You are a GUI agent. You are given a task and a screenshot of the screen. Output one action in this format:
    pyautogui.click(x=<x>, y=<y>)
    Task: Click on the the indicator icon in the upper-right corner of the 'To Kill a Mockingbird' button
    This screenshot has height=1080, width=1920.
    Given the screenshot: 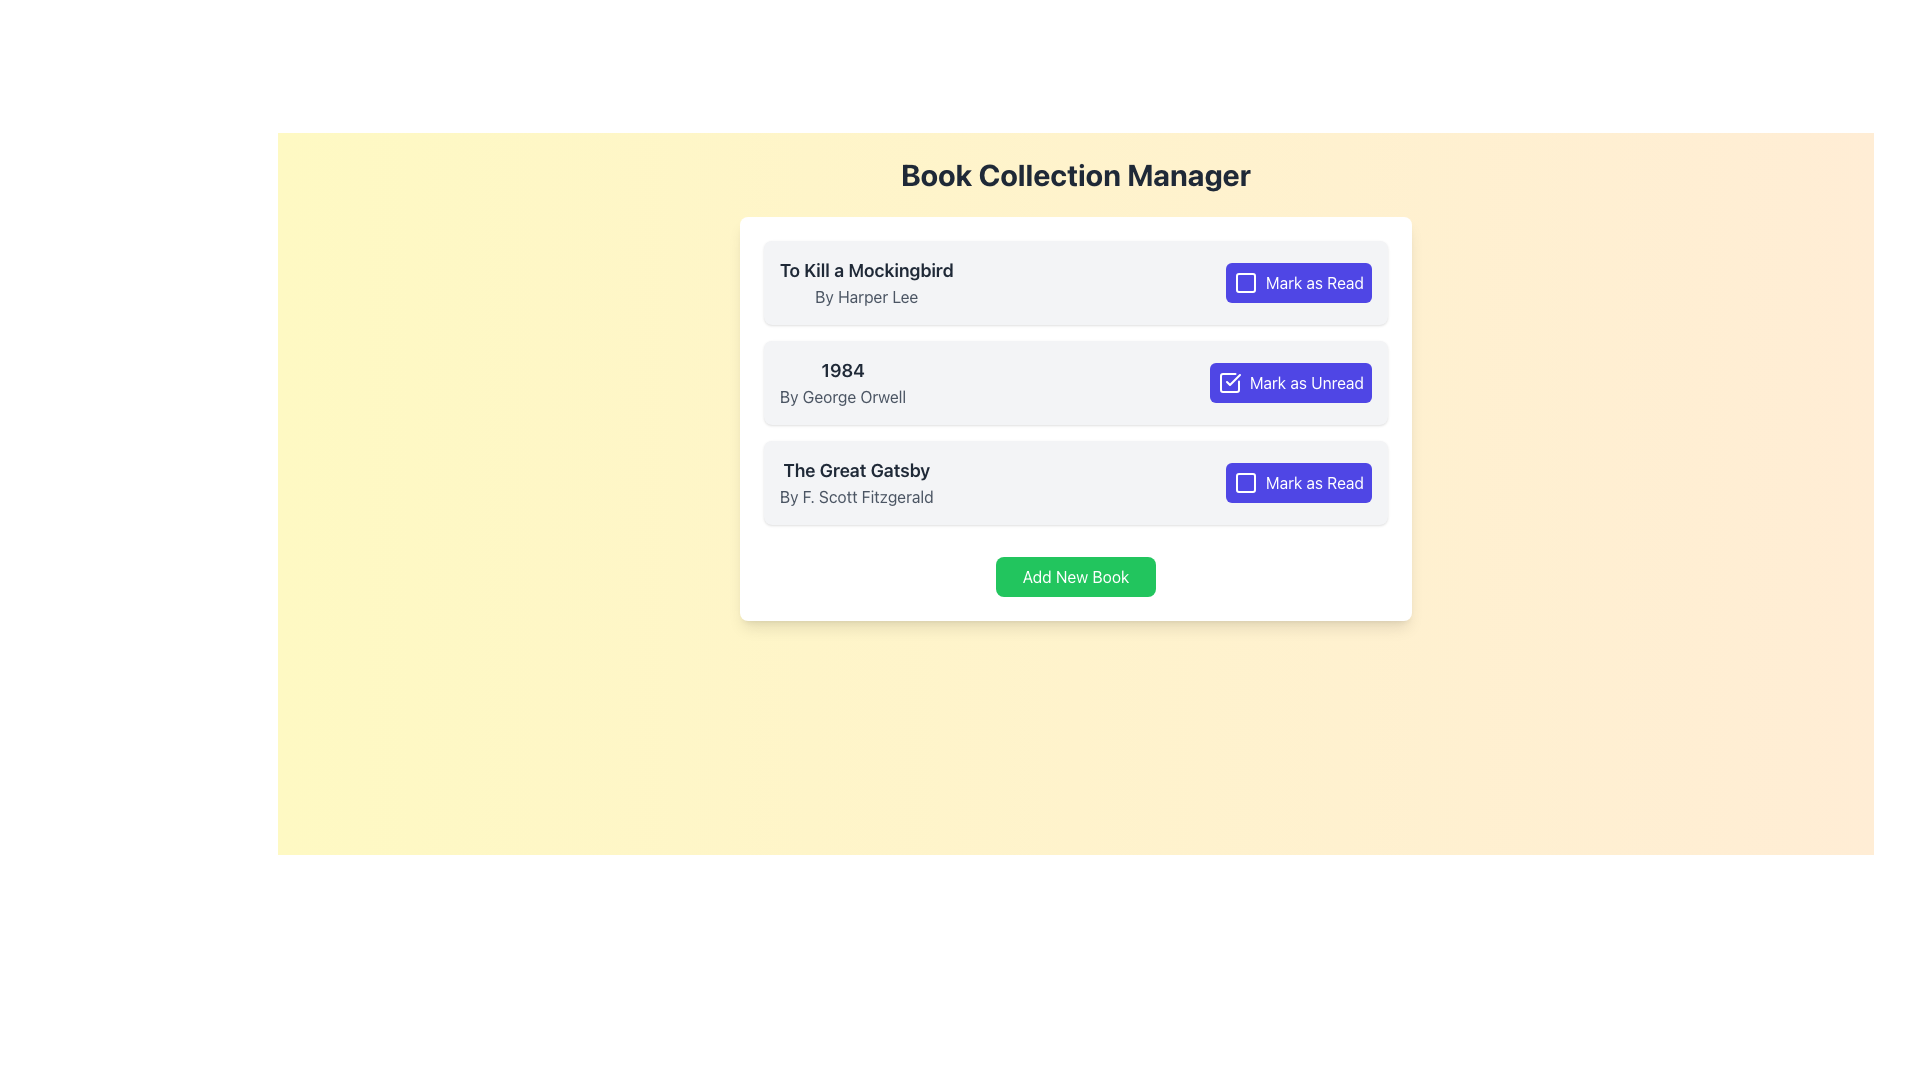 What is the action you would take?
    pyautogui.click(x=1244, y=282)
    